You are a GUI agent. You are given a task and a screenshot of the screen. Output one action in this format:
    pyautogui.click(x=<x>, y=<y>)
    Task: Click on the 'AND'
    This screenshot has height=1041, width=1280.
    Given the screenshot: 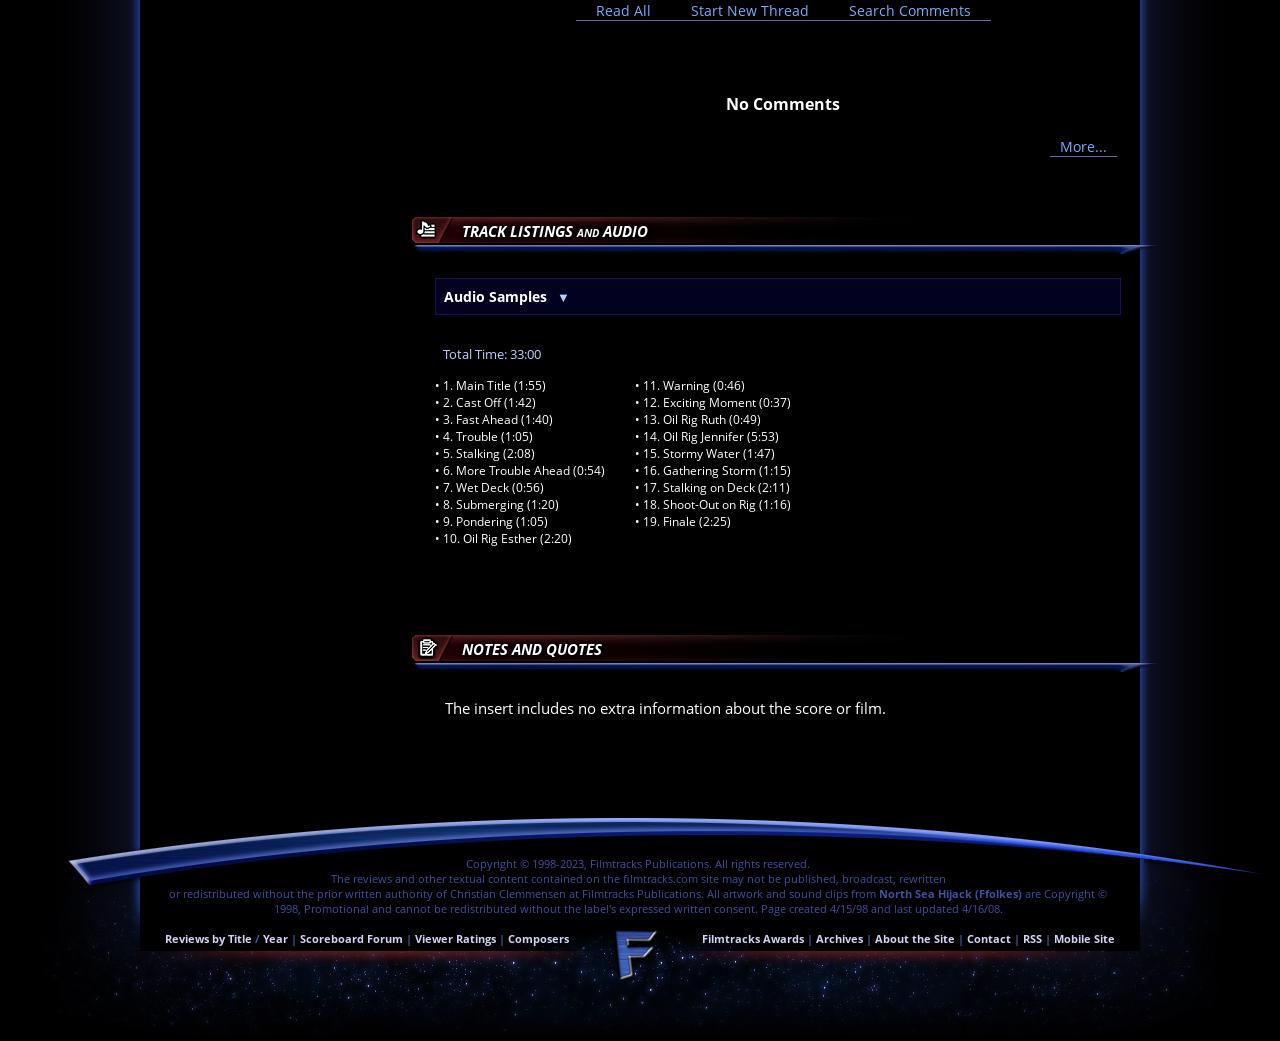 What is the action you would take?
    pyautogui.click(x=587, y=231)
    